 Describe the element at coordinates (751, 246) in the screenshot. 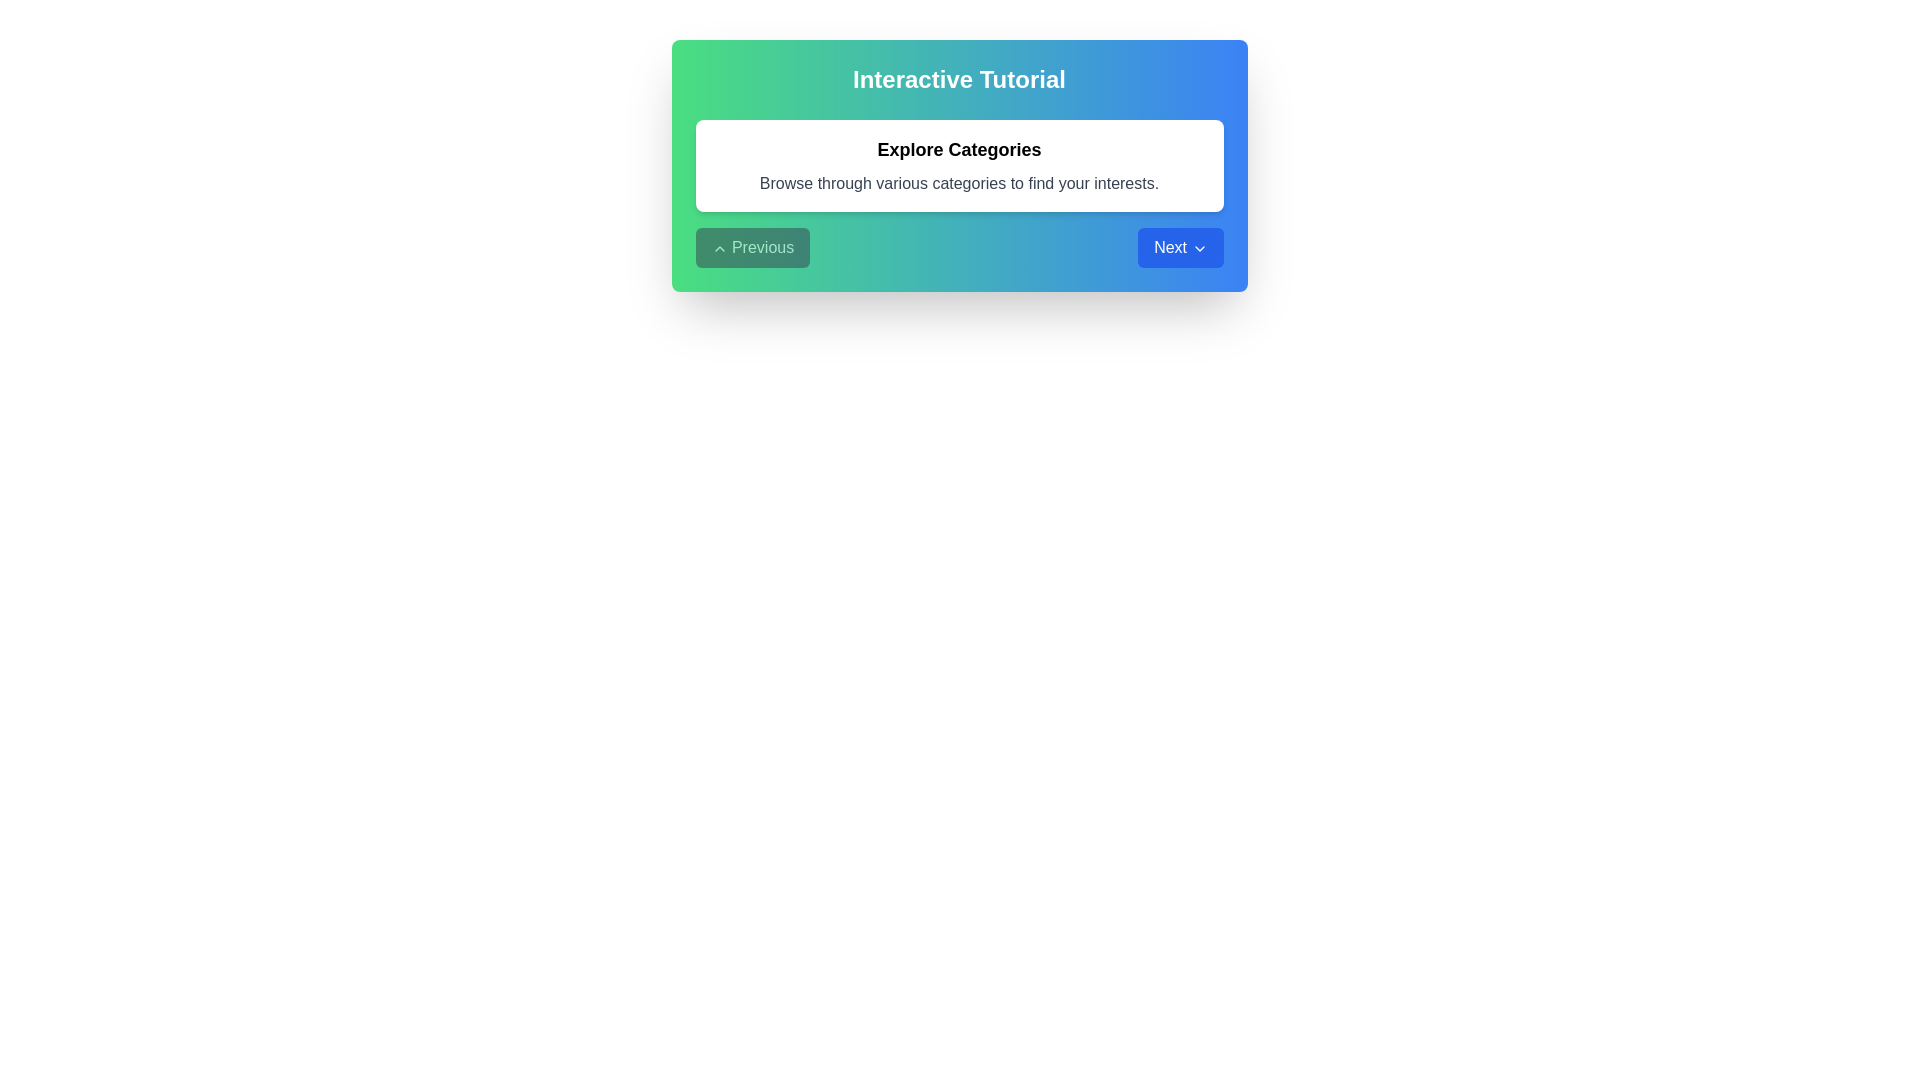

I see `the 'Previous' button to navigate to the previous step` at that location.